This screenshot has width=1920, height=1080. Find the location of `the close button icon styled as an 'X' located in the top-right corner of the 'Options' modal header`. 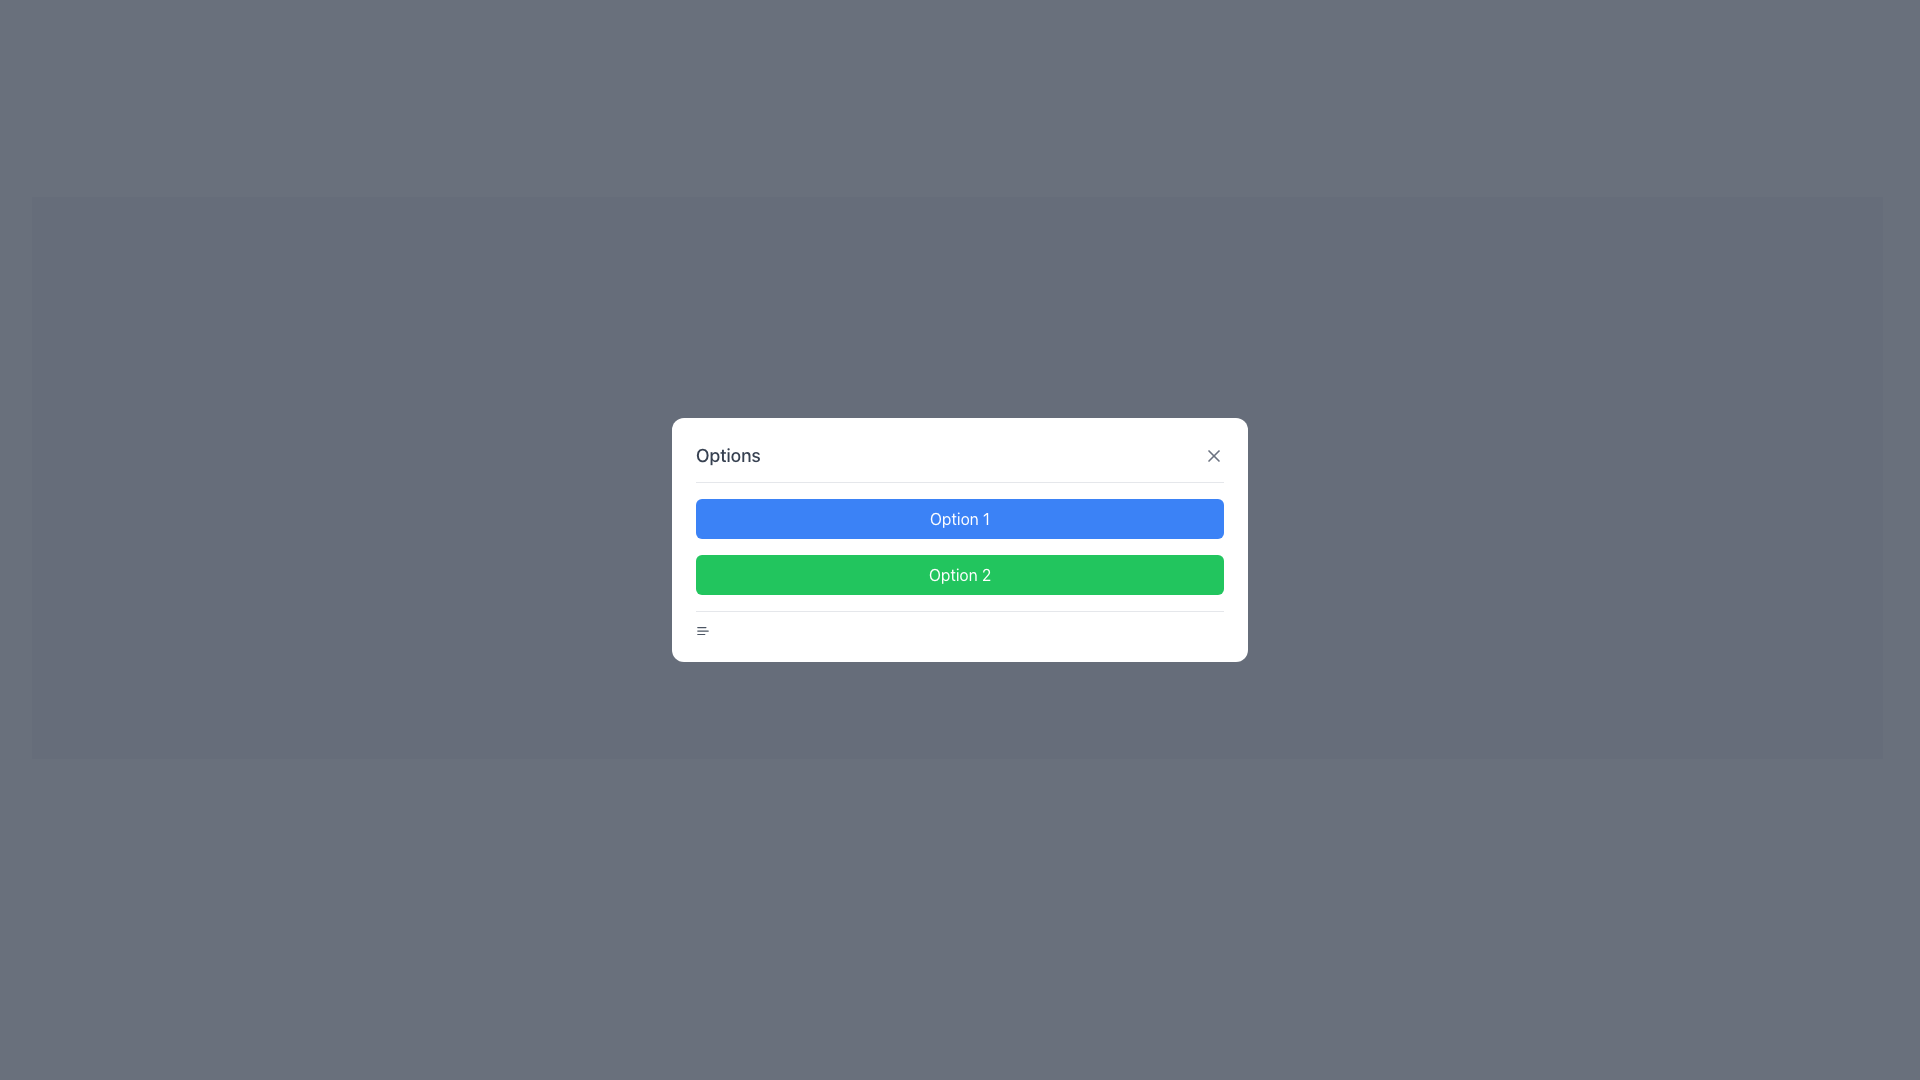

the close button icon styled as an 'X' located in the top-right corner of the 'Options' modal header is located at coordinates (1213, 455).